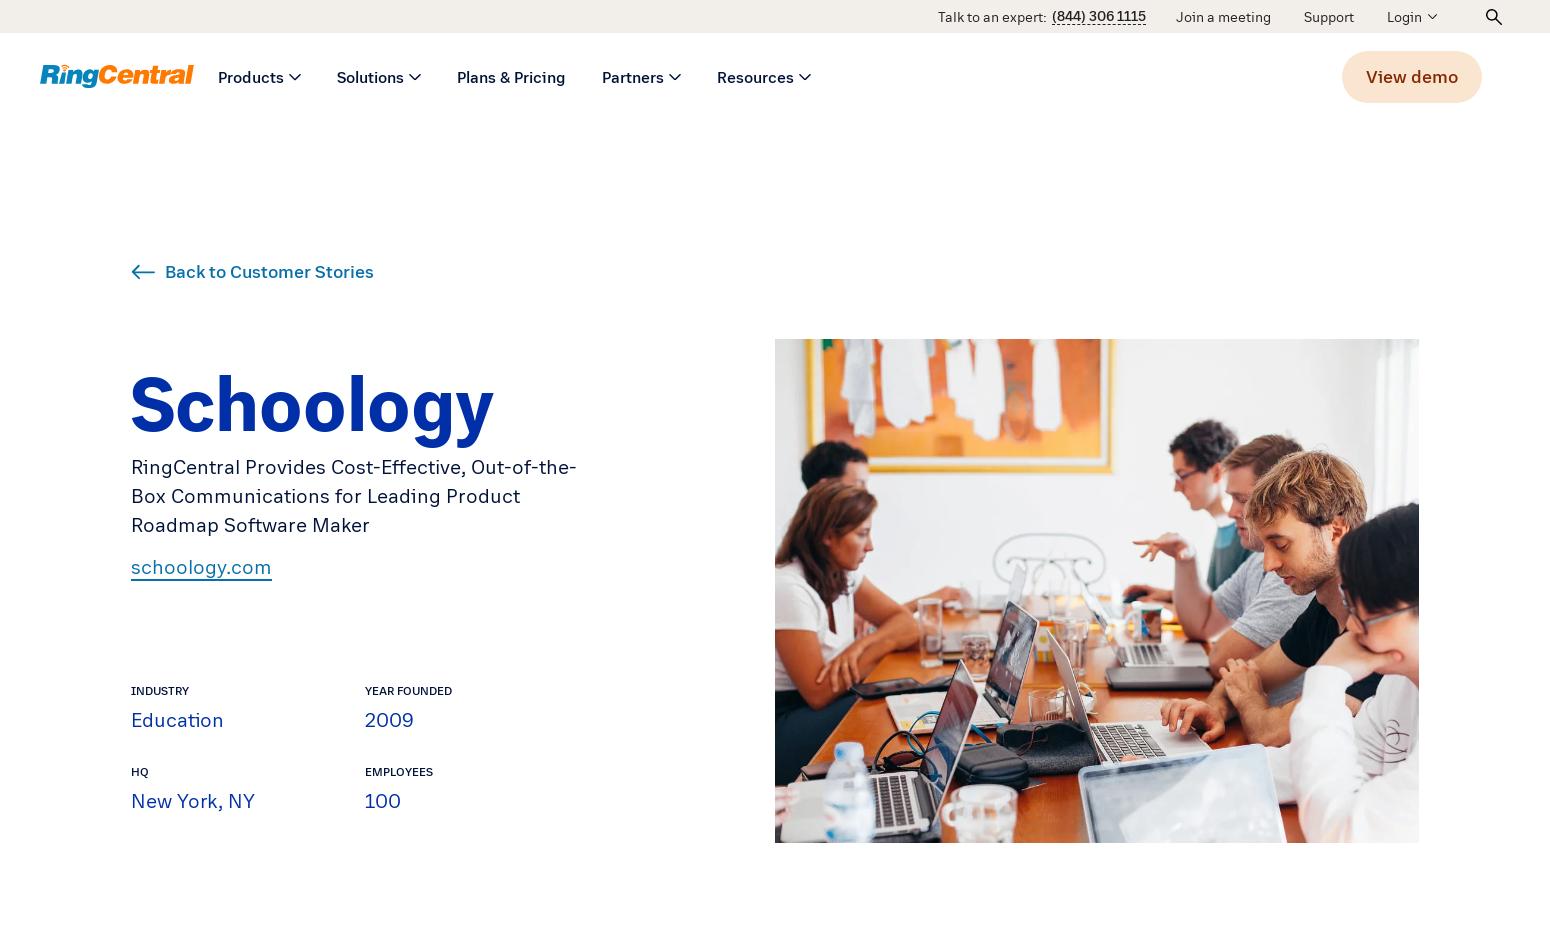 Image resolution: width=1550 pixels, height=941 pixels. I want to click on 'Resources', so click(717, 75).